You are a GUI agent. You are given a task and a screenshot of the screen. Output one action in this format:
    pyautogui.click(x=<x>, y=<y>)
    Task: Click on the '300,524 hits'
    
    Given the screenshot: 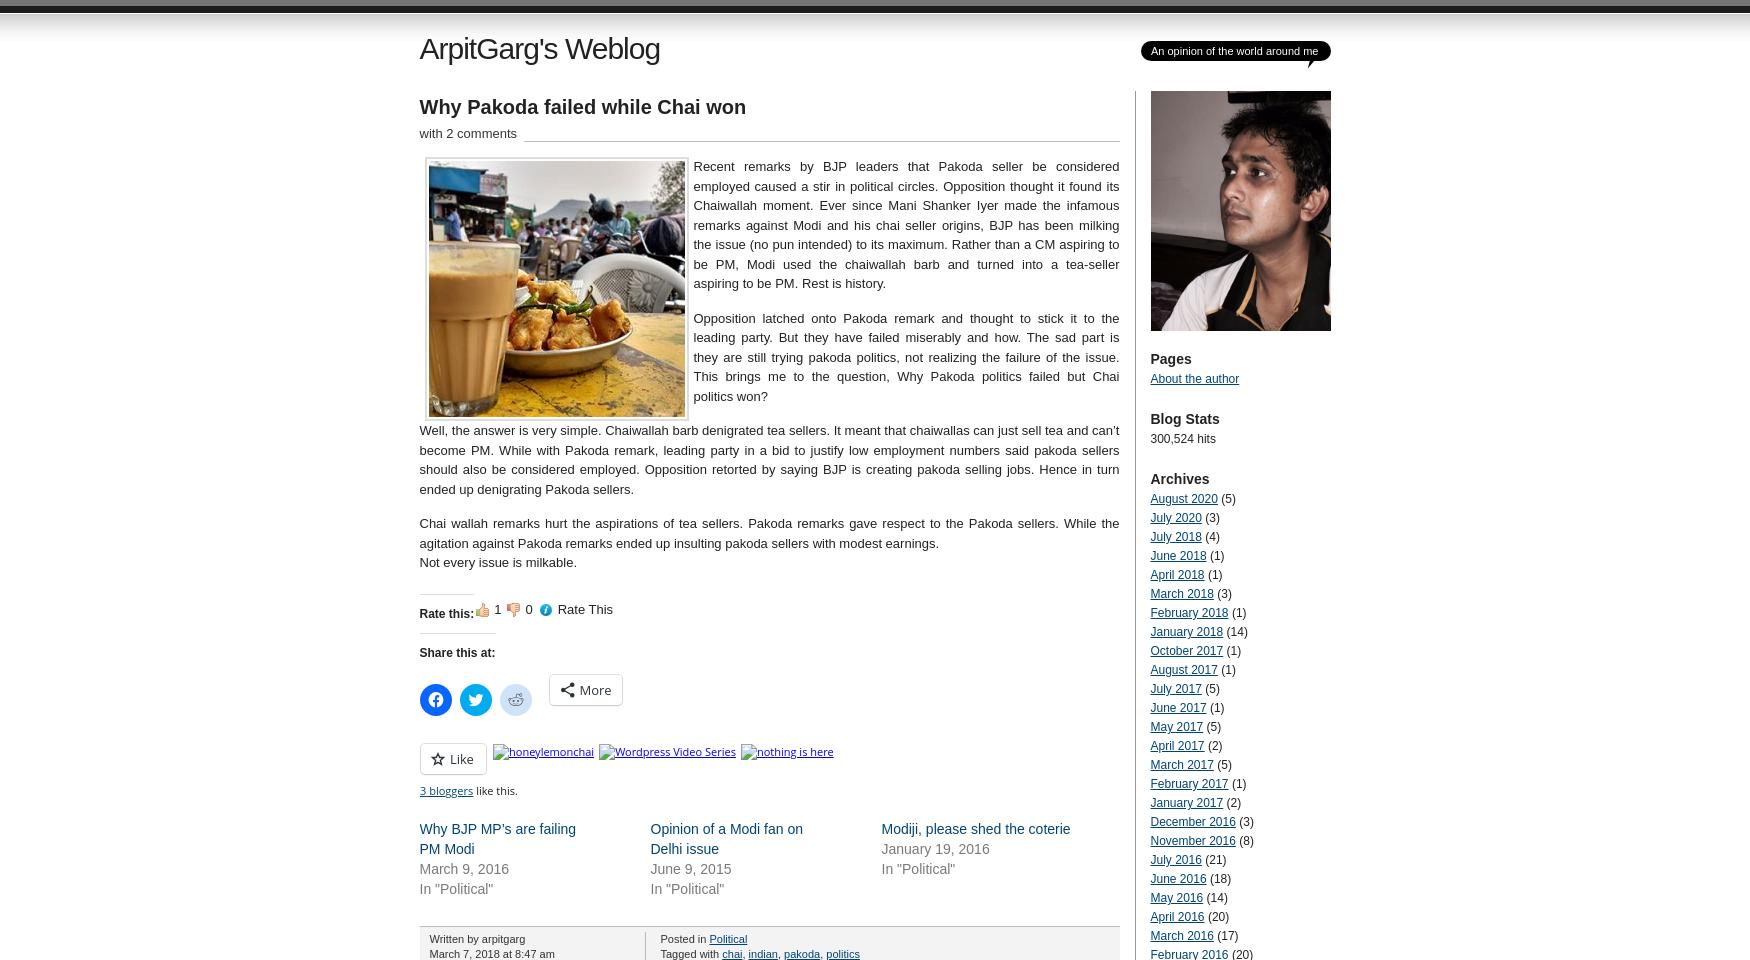 What is the action you would take?
    pyautogui.click(x=1181, y=439)
    